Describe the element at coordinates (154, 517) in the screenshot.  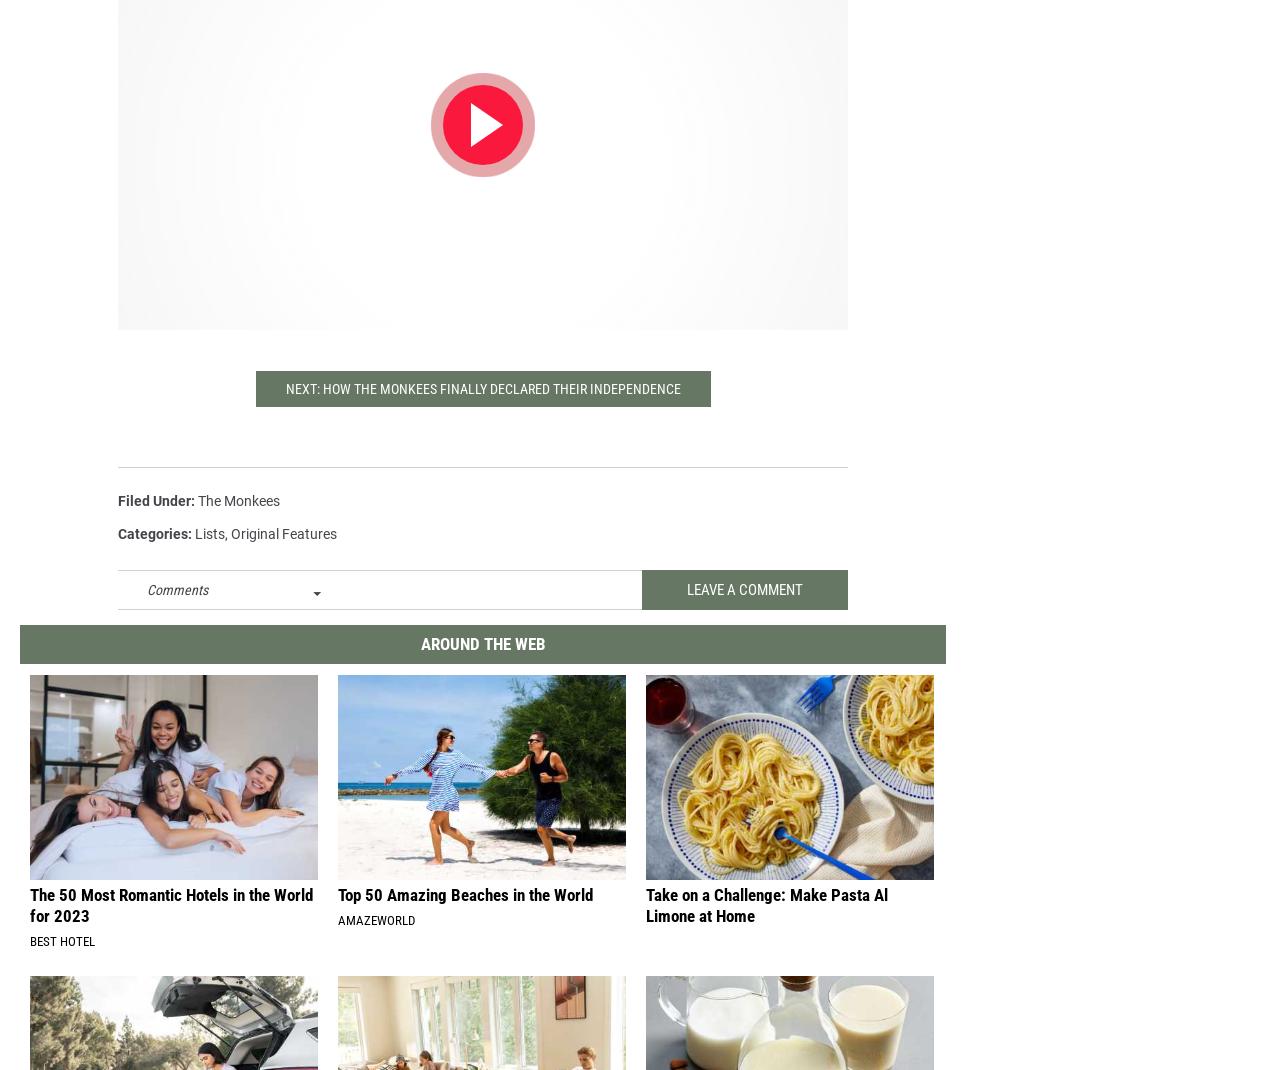
I see `'Filed Under'` at that location.